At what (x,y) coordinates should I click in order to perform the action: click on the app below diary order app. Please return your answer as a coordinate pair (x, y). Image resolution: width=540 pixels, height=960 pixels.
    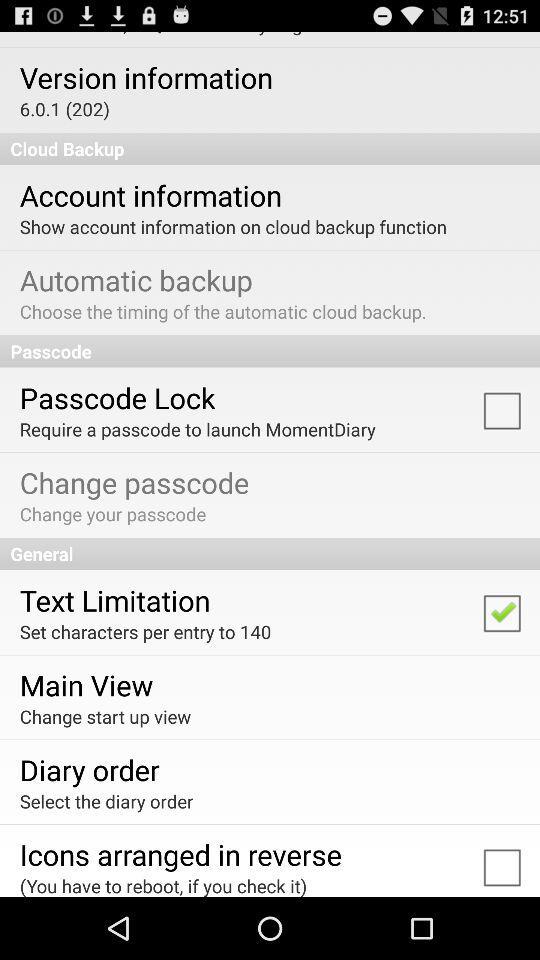
    Looking at the image, I should click on (106, 801).